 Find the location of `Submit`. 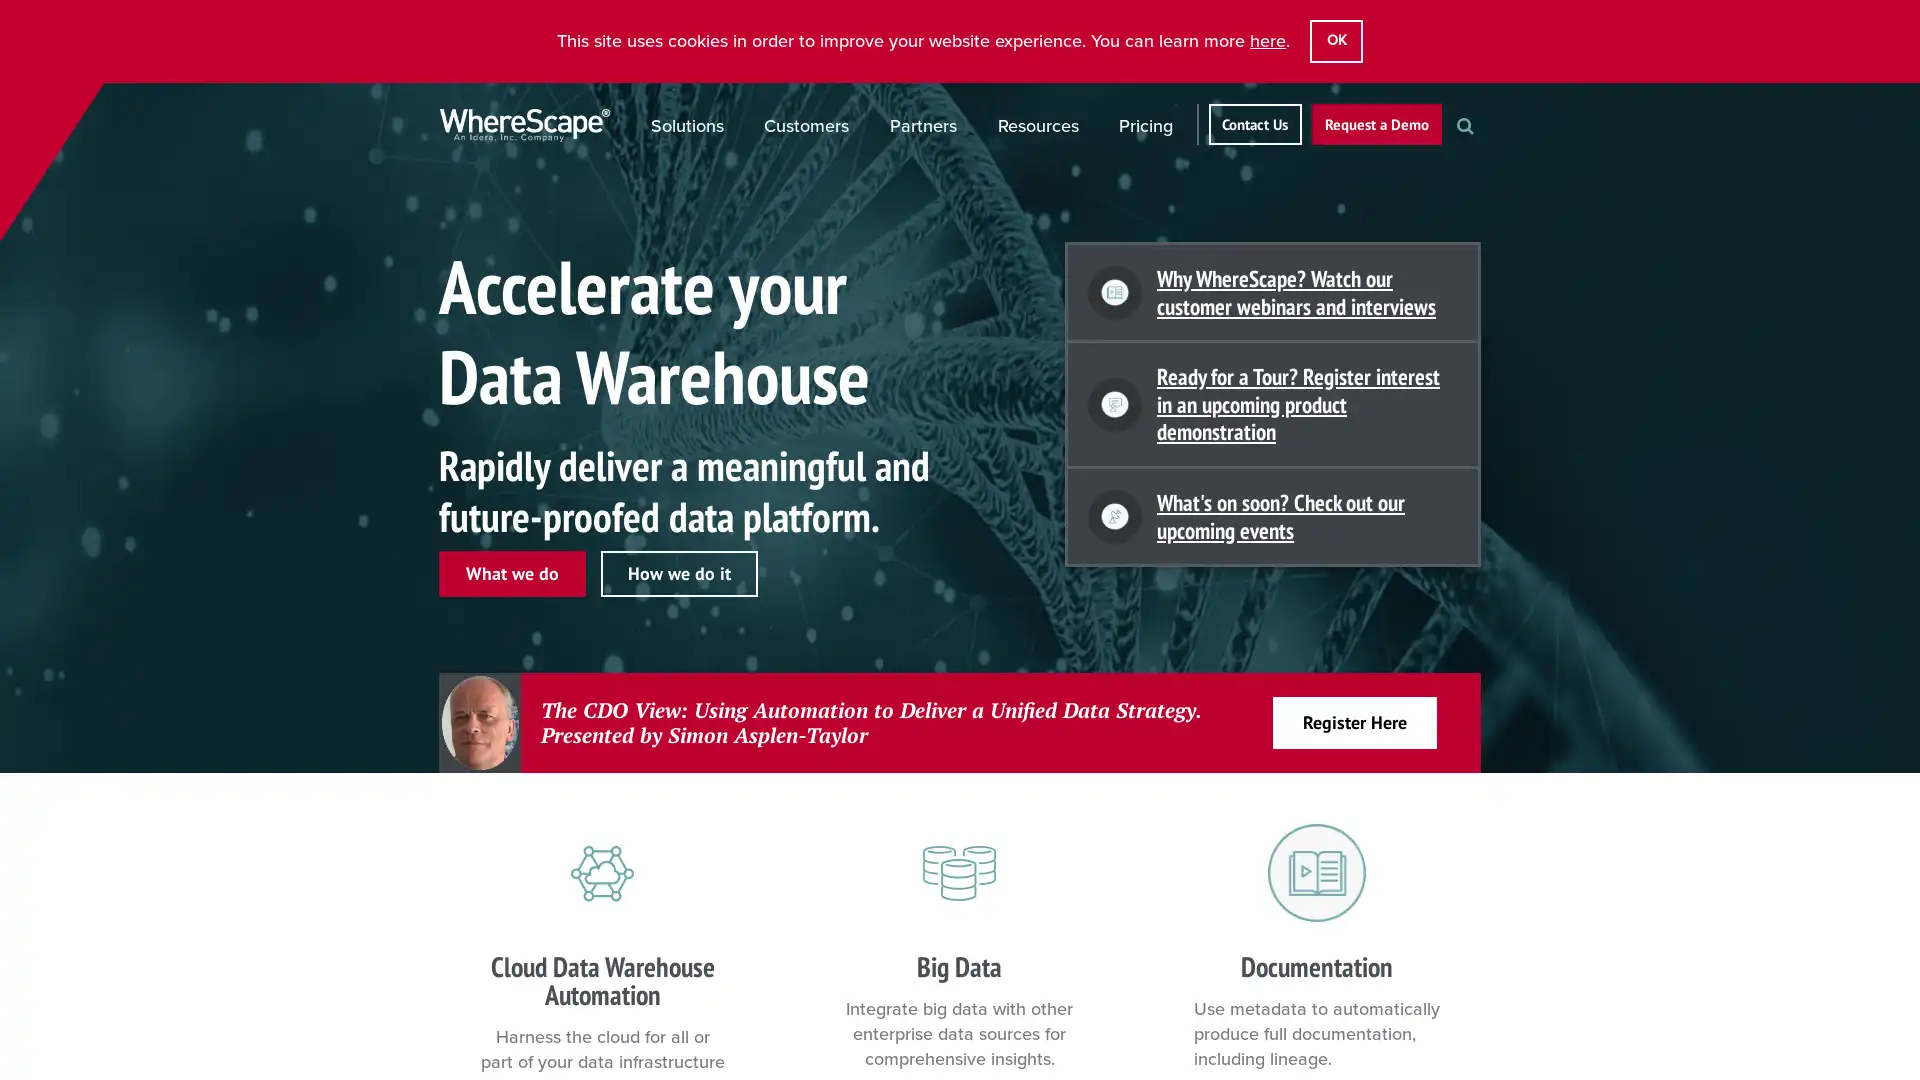

Submit is located at coordinates (1486, 158).